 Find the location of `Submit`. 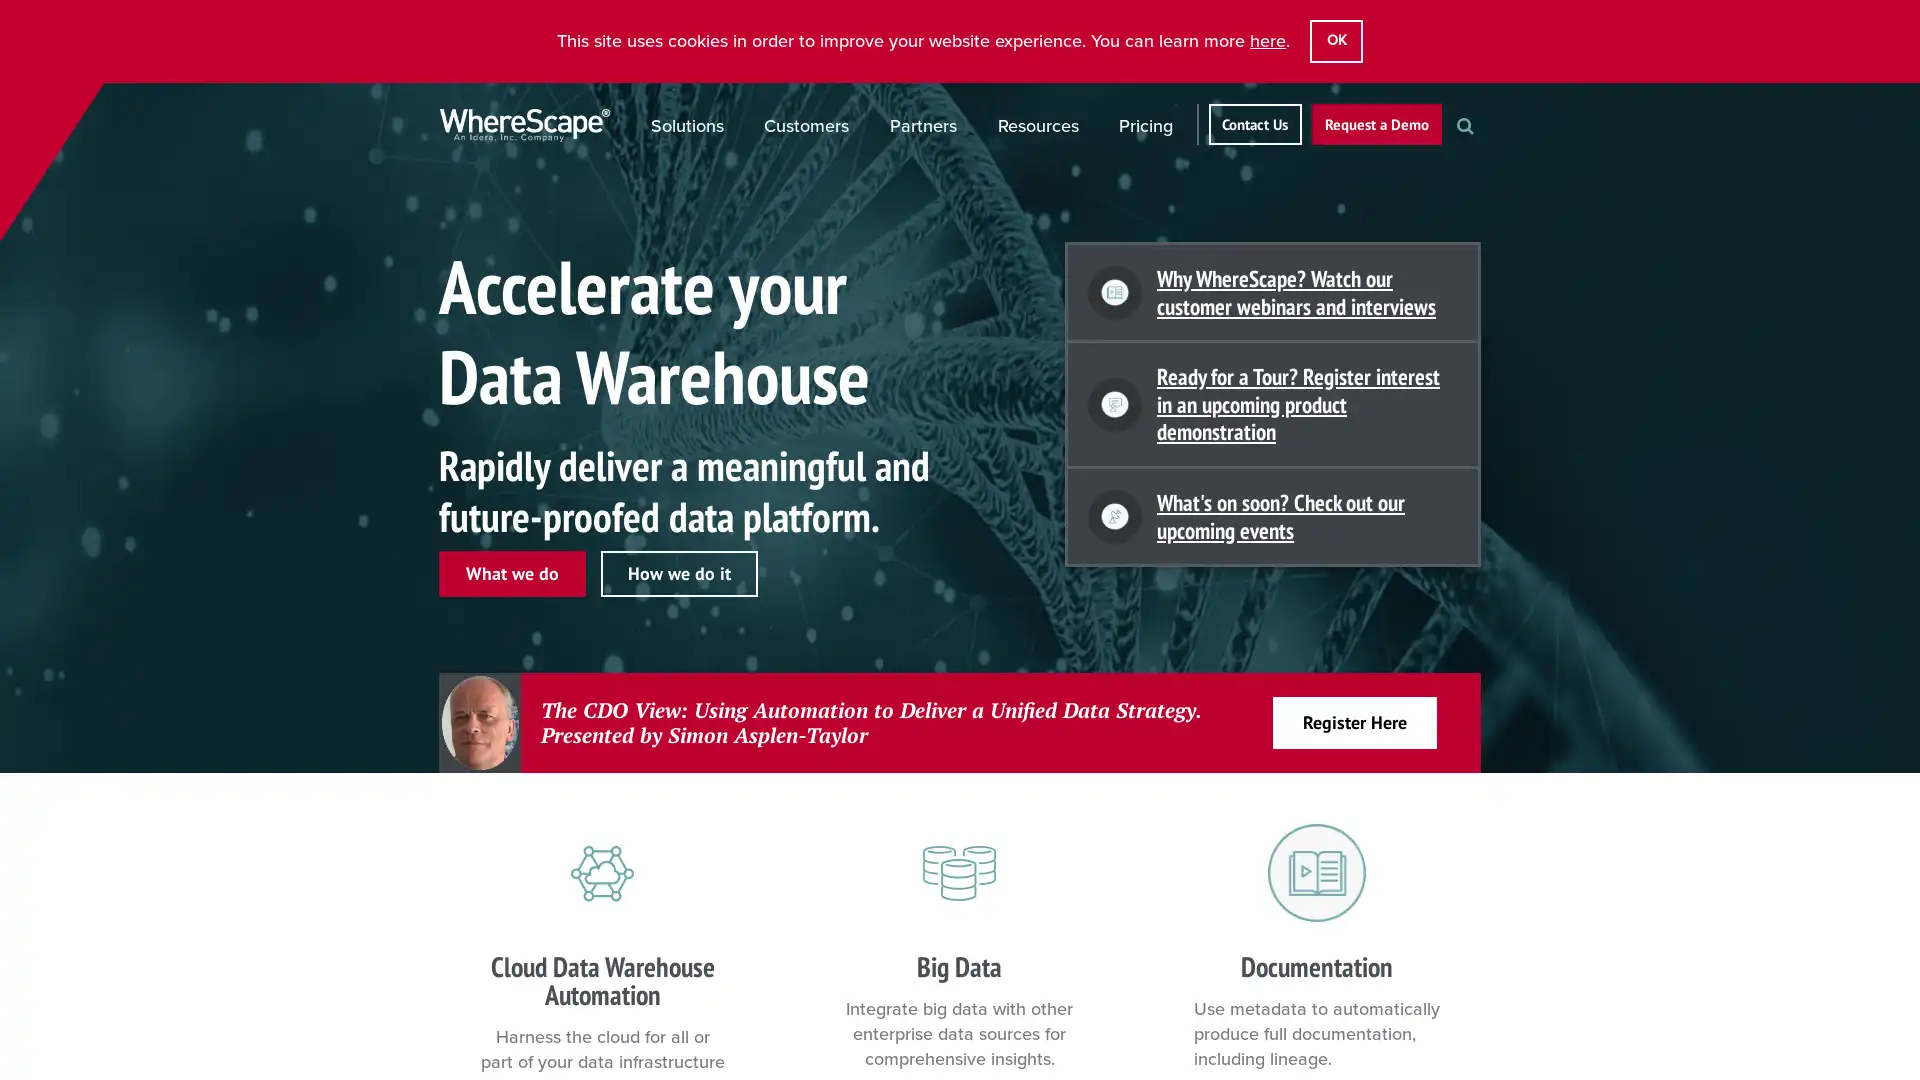

Submit is located at coordinates (1486, 158).